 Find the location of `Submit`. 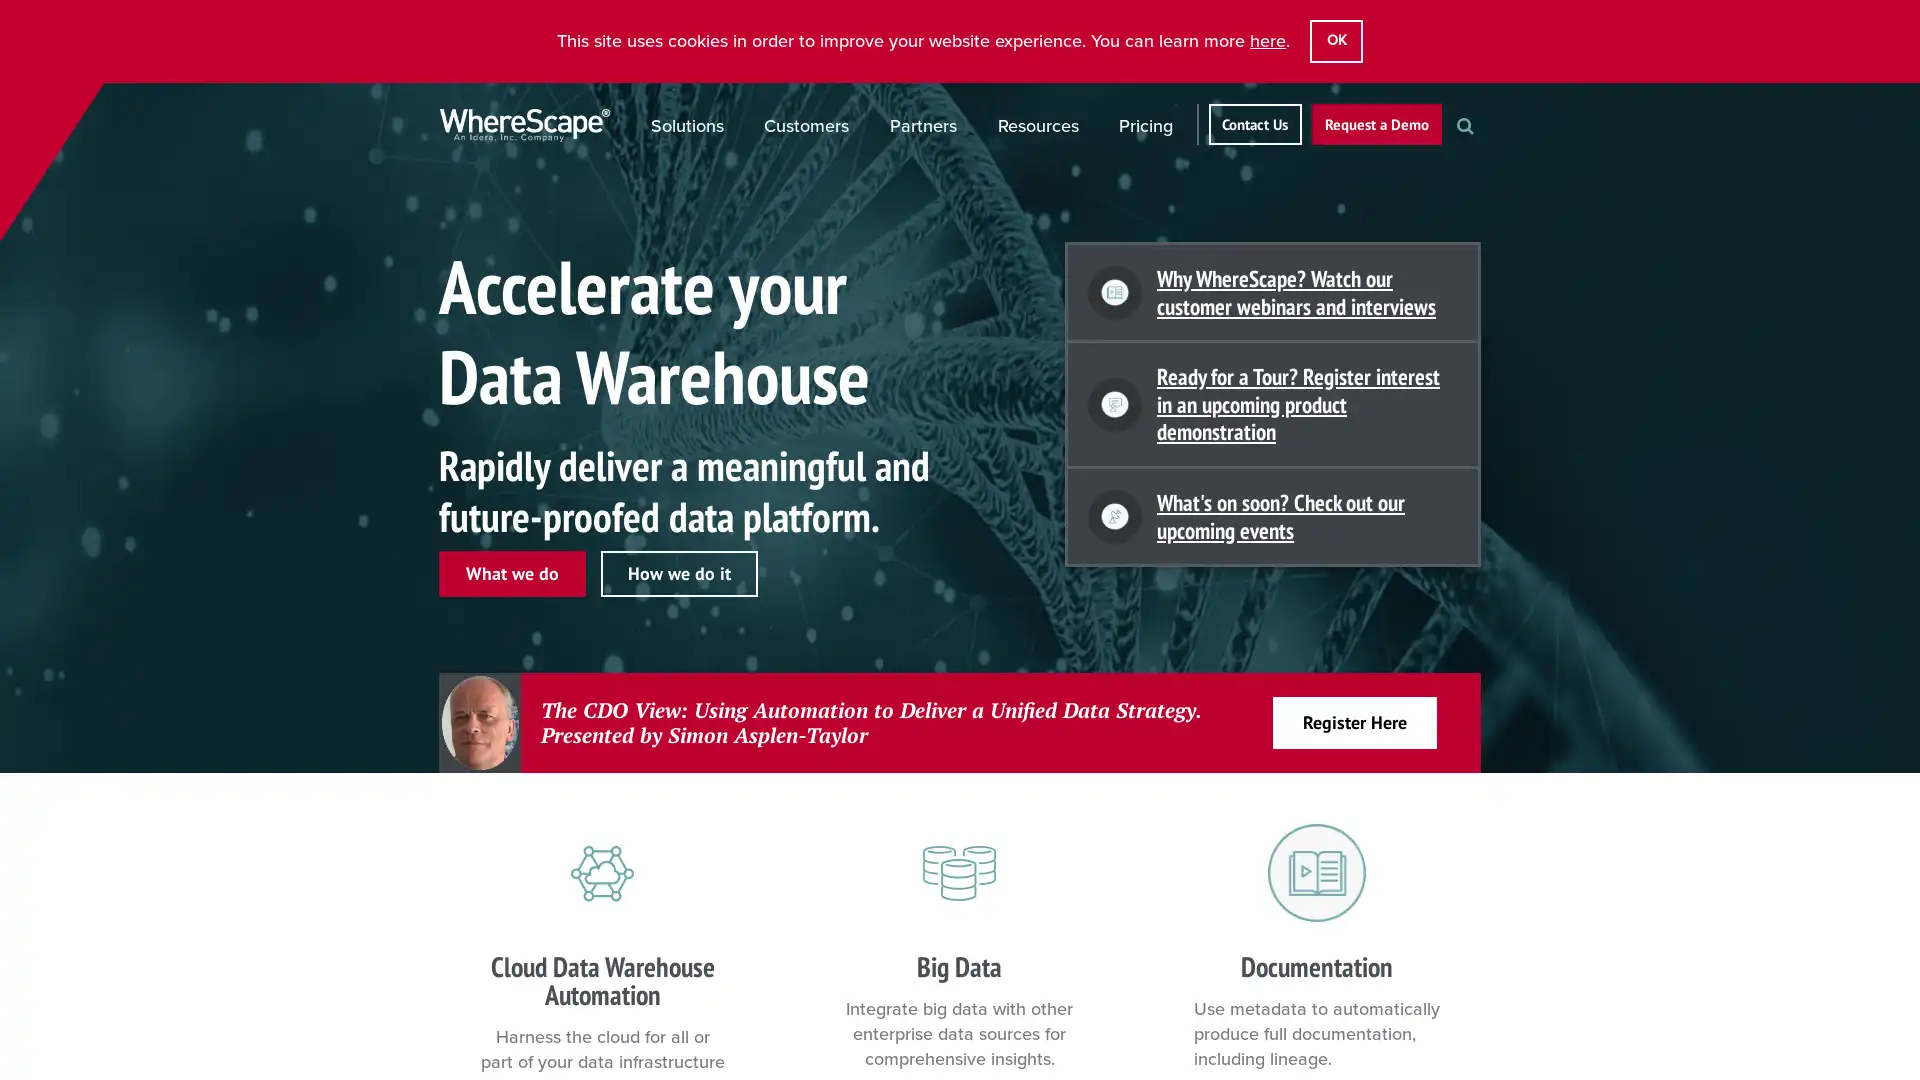

Submit is located at coordinates (1486, 158).